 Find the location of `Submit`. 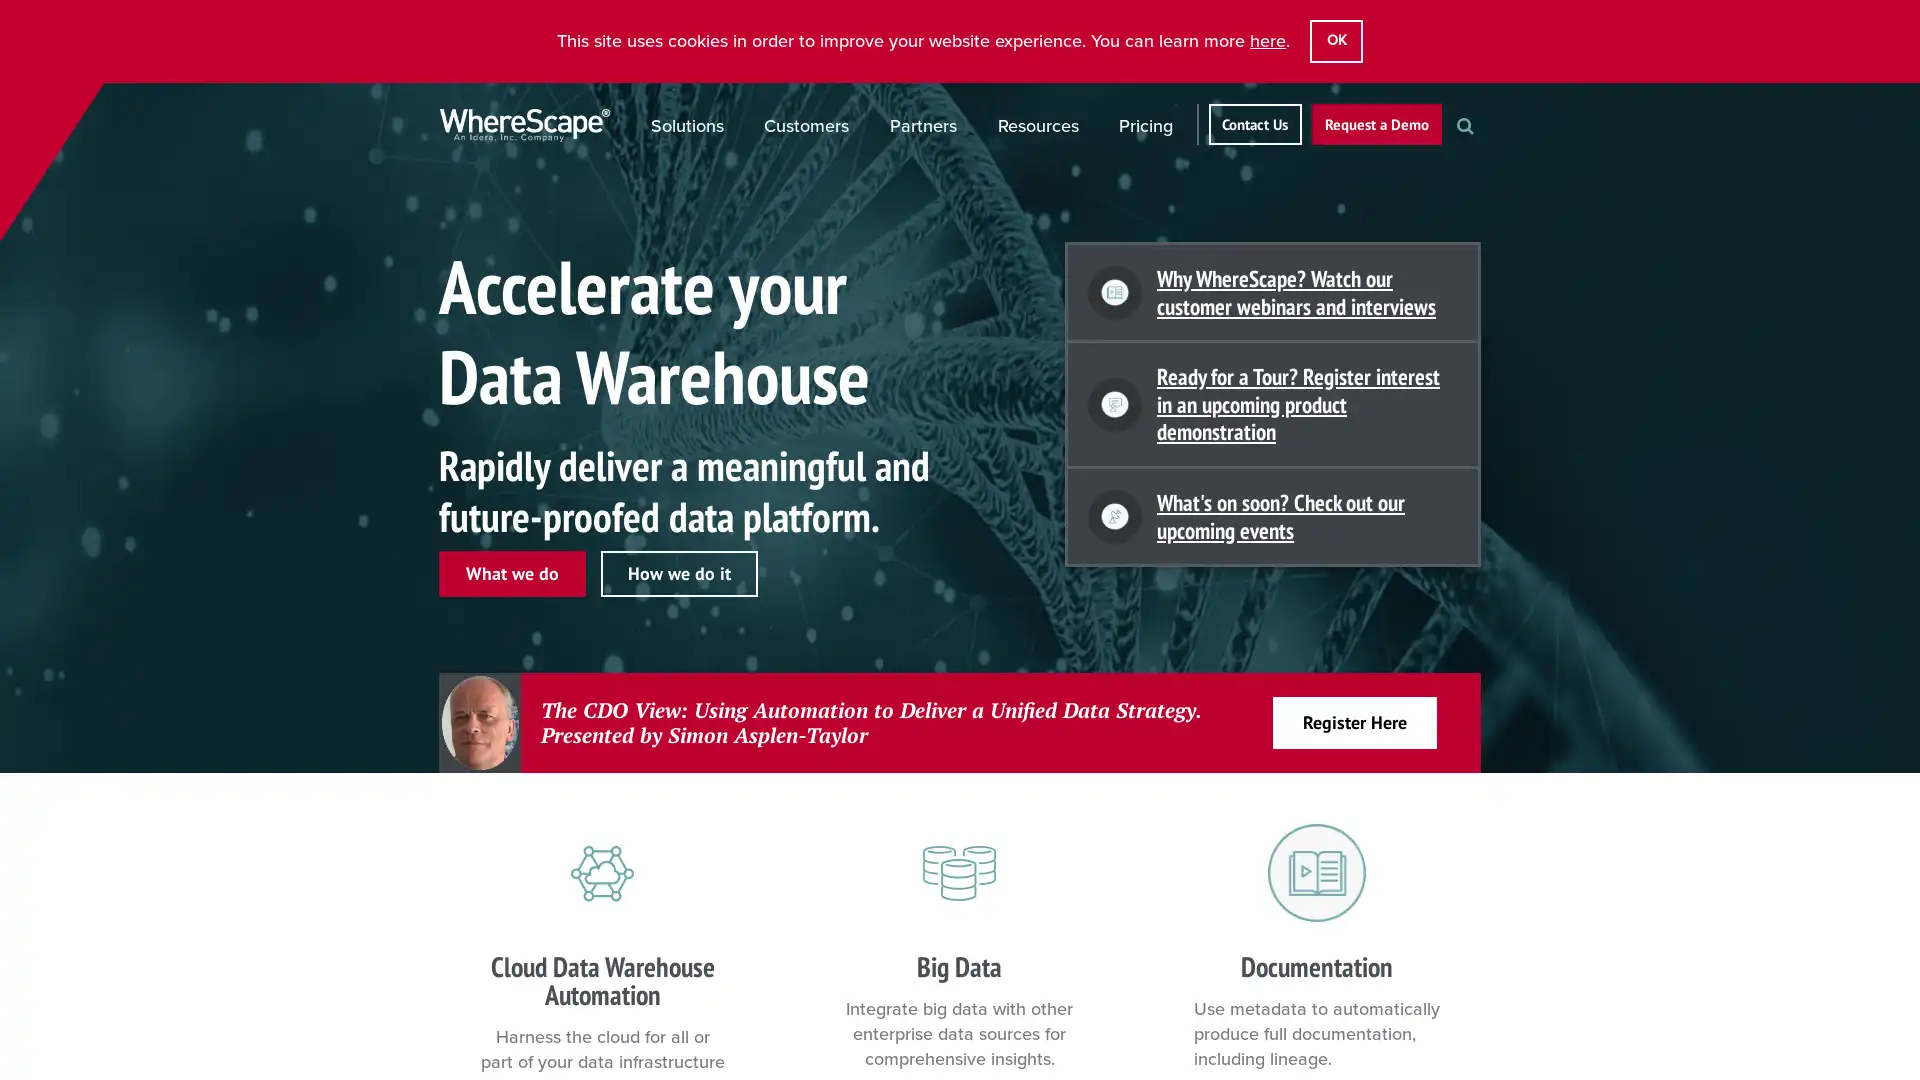

Submit is located at coordinates (1486, 158).